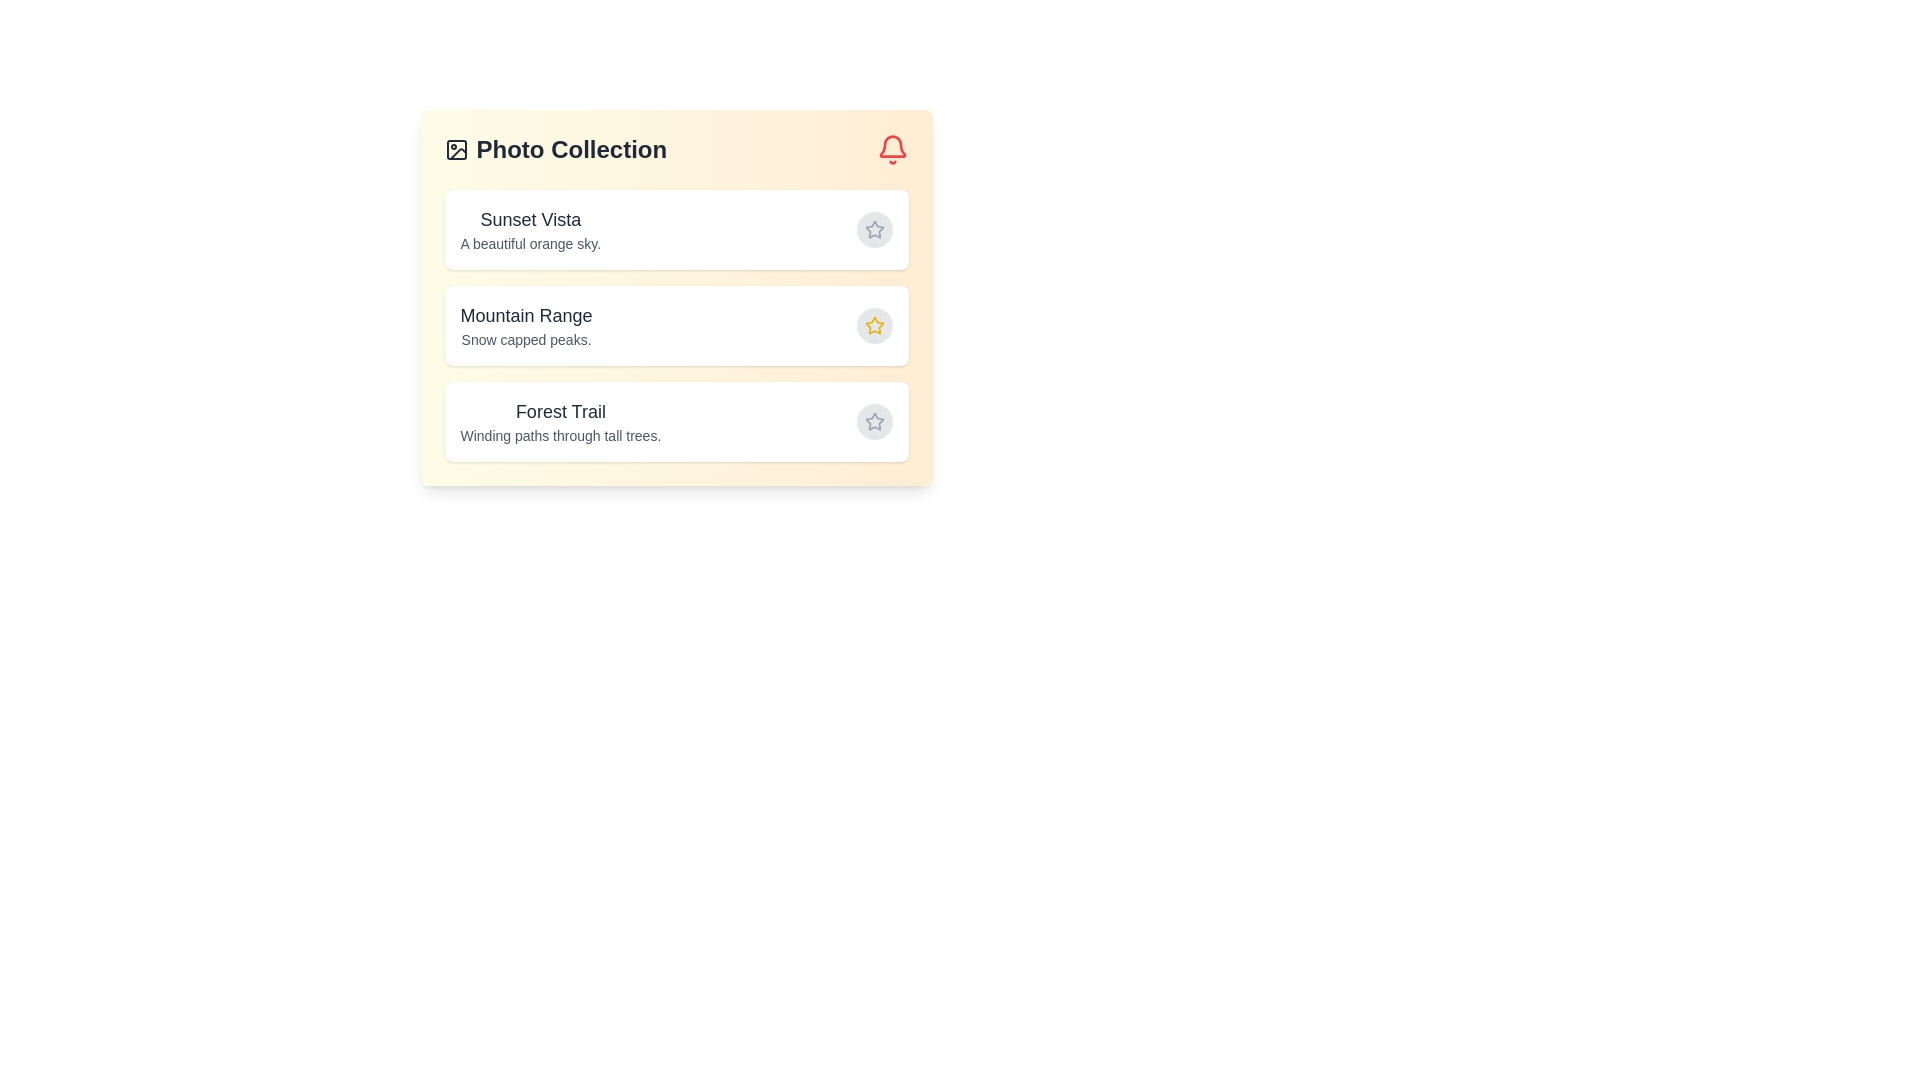 The image size is (1920, 1080). What do you see at coordinates (560, 411) in the screenshot?
I see `the title of Forest Trail for selection or copying` at bounding box center [560, 411].